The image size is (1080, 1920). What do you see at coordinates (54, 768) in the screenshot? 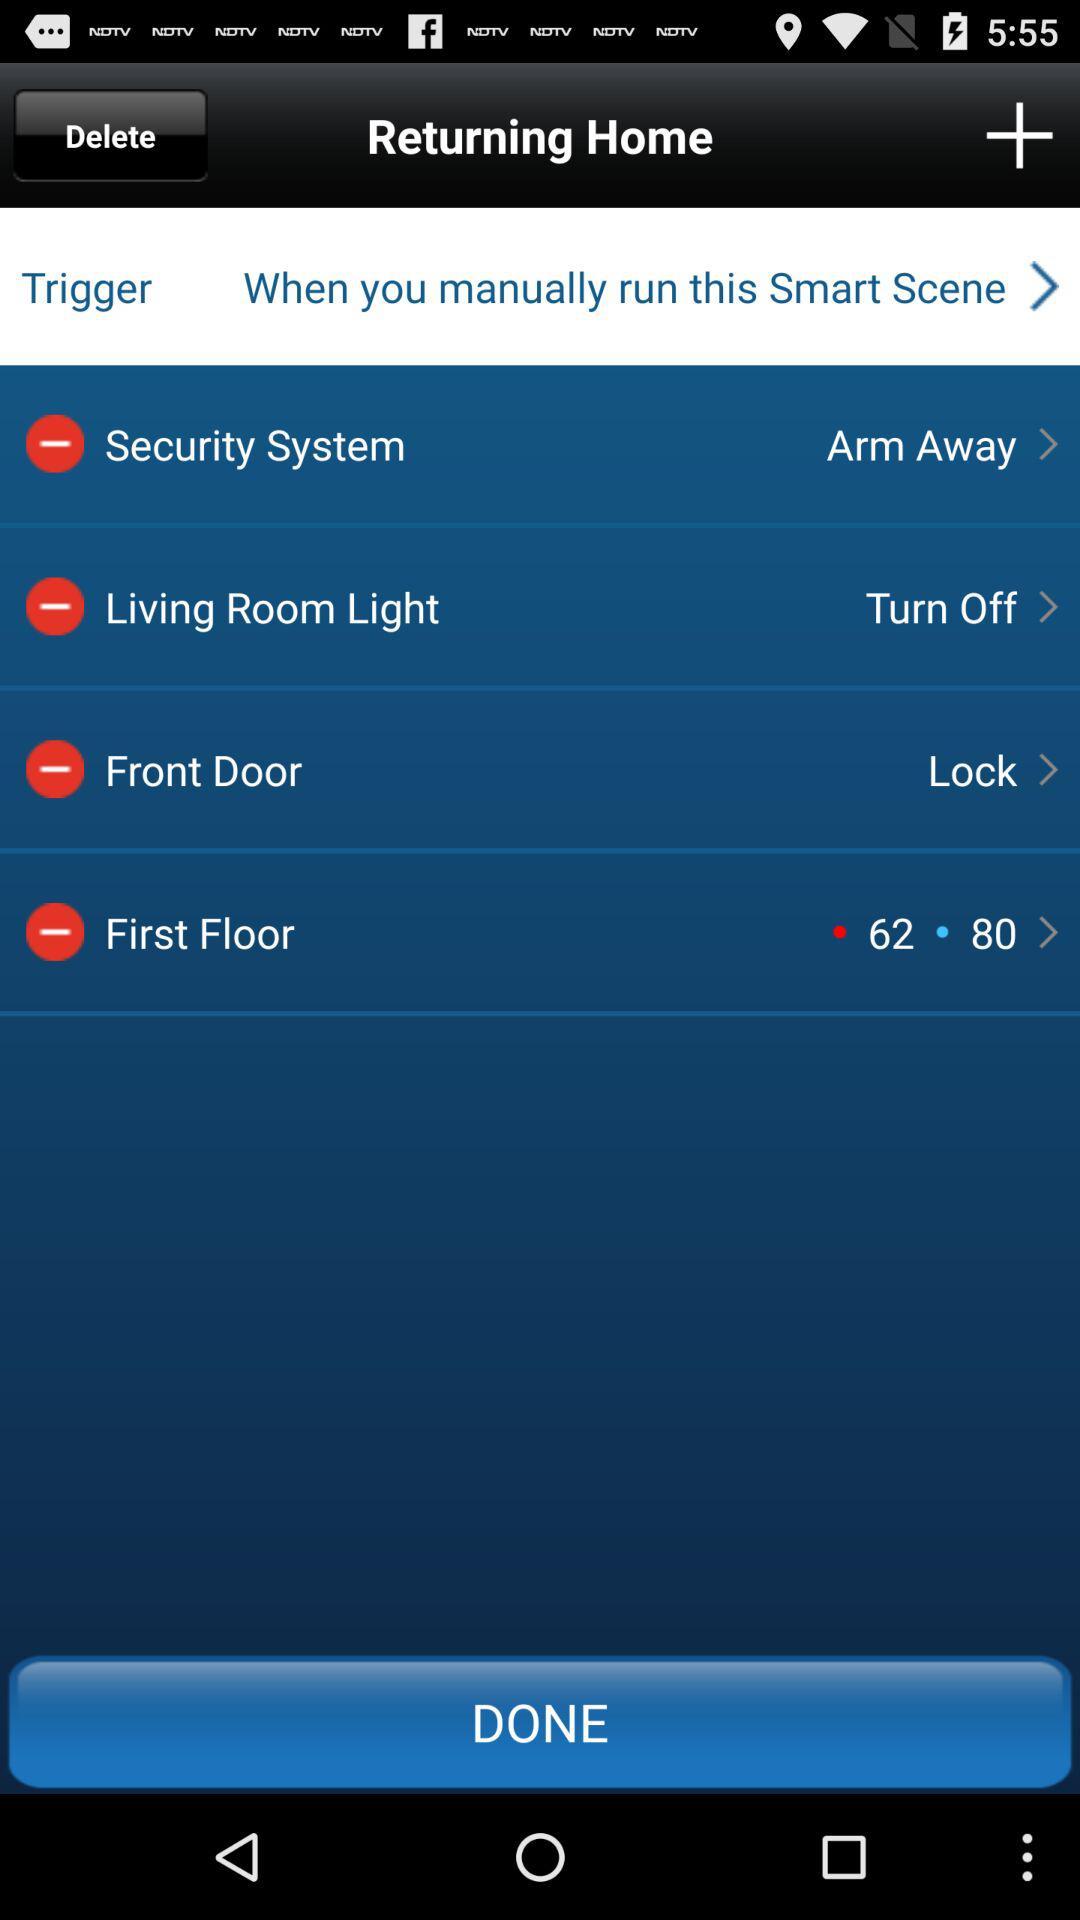
I see `delete selection` at bounding box center [54, 768].